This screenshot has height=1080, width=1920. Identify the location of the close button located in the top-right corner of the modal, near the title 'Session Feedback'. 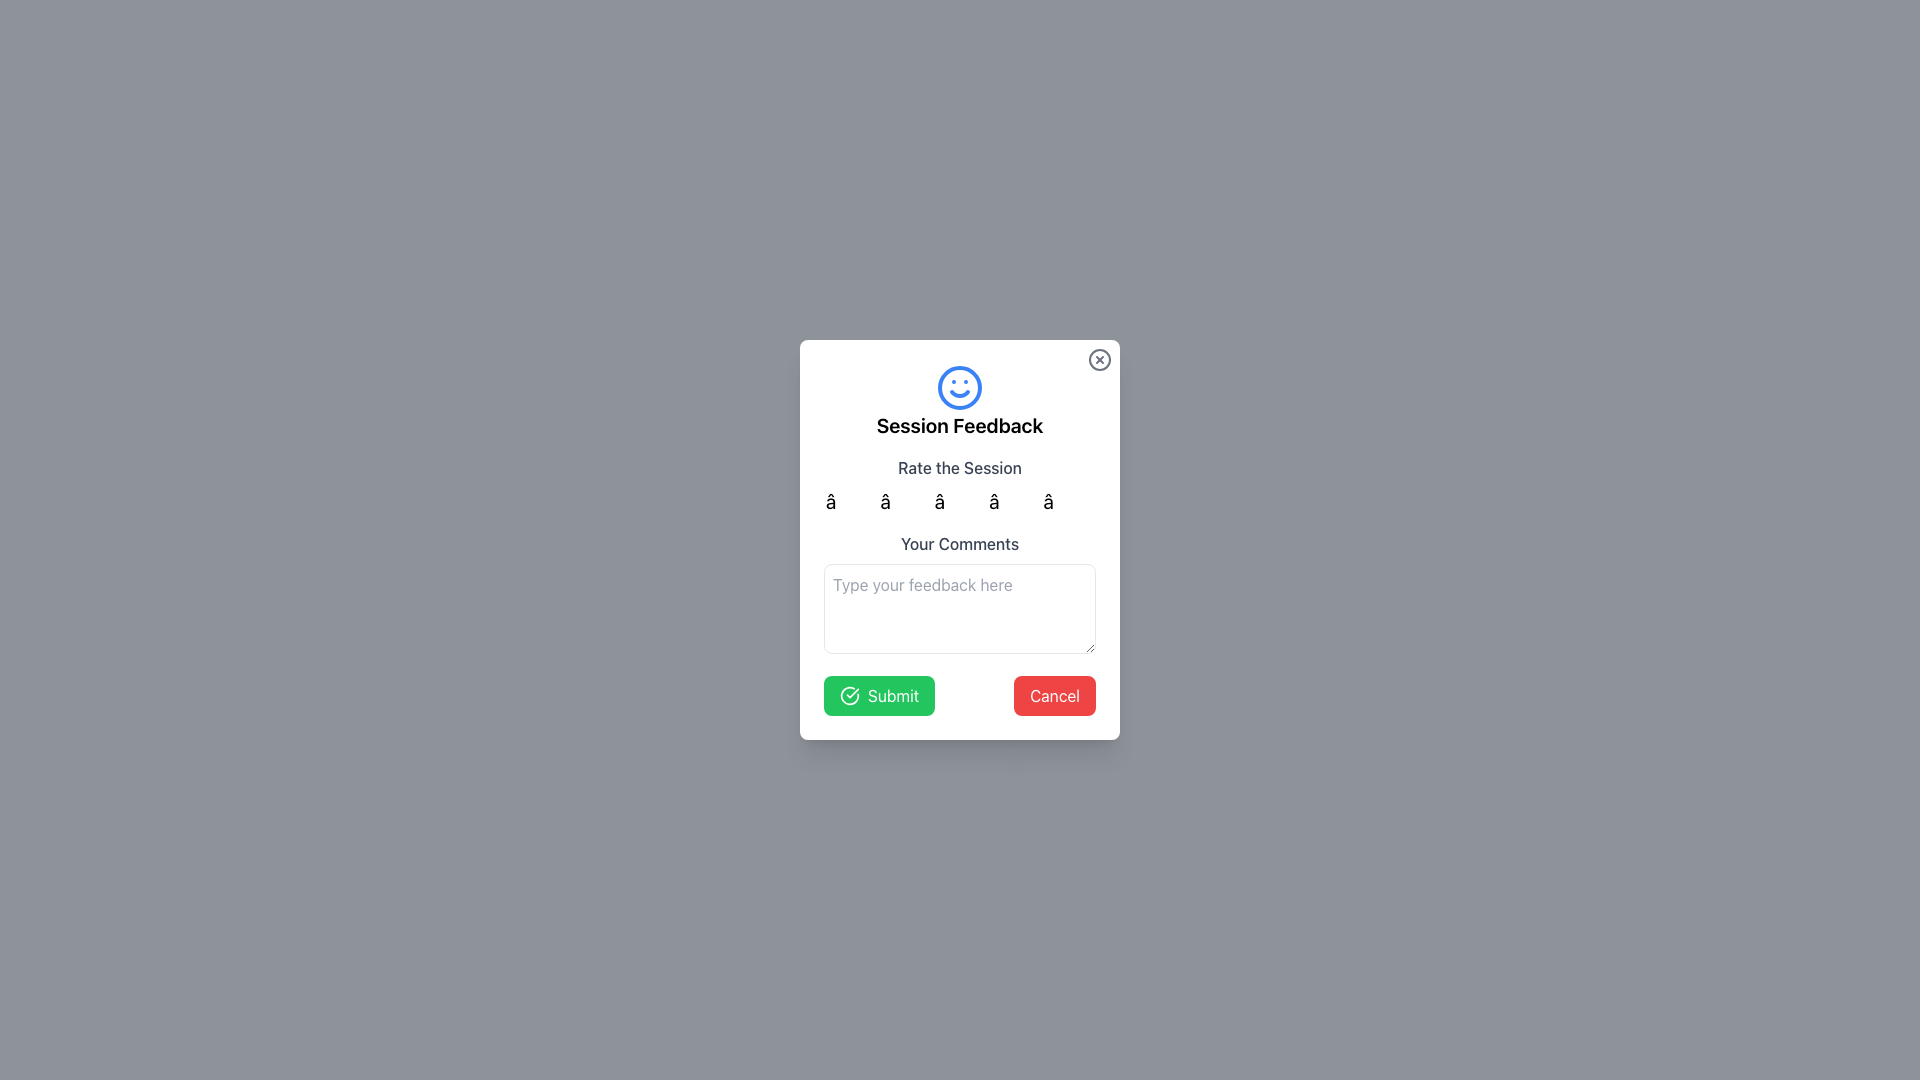
(1098, 358).